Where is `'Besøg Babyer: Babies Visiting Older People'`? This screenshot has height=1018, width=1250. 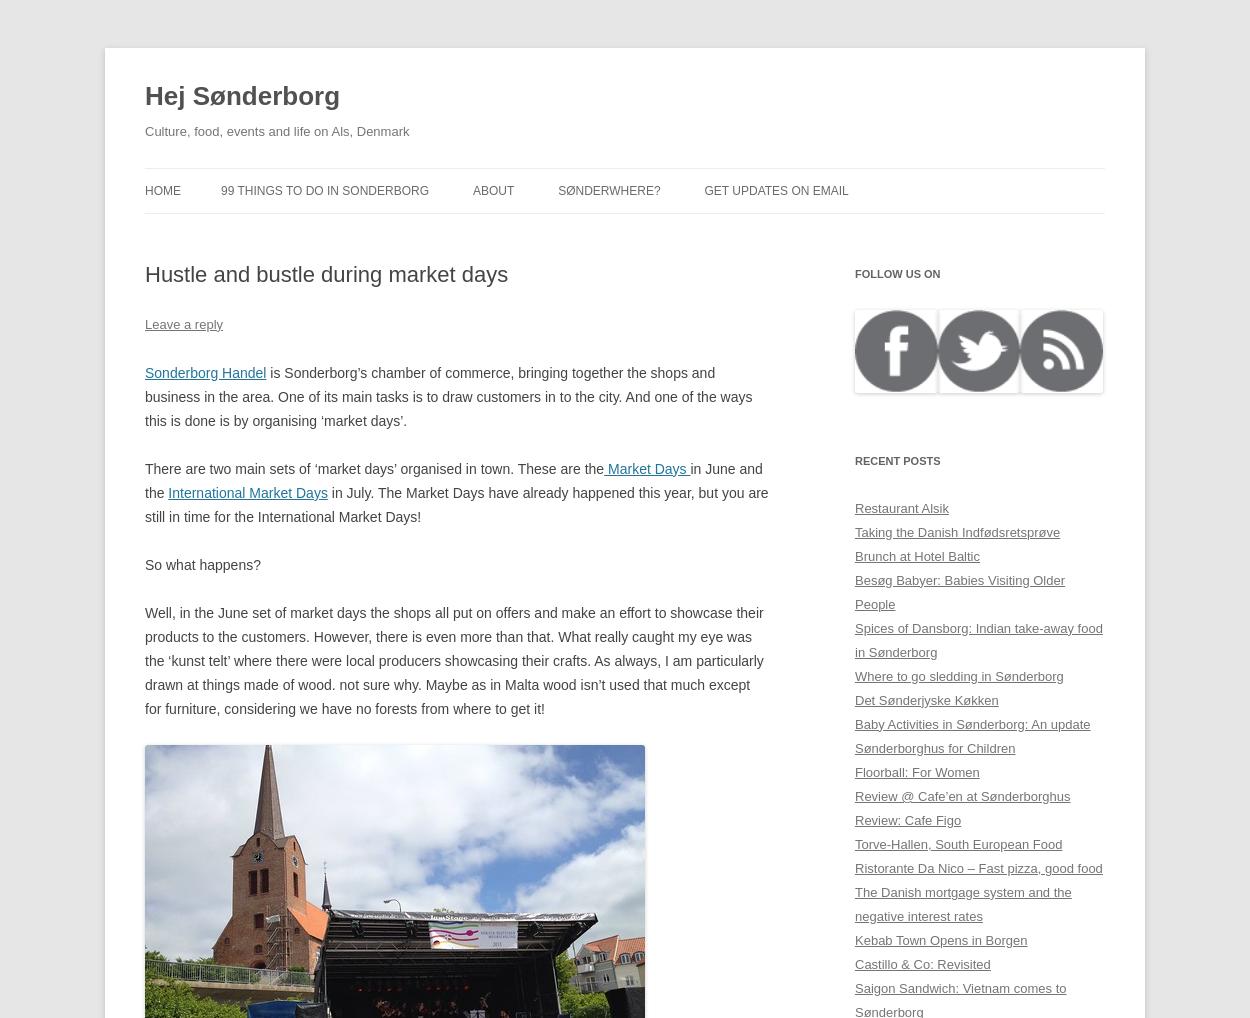 'Besøg Babyer: Babies Visiting Older People' is located at coordinates (959, 591).